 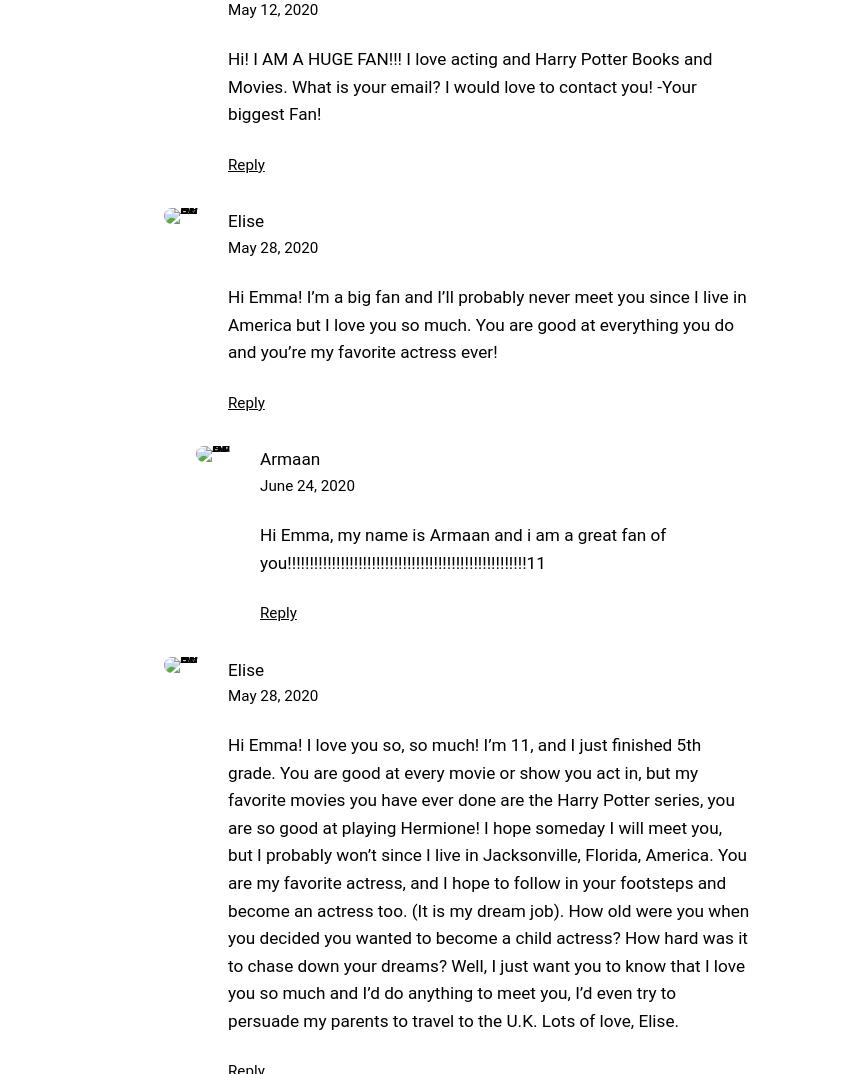 I want to click on 'Hi Emma, my name is Armaan and i am a great fan of you!!!!!!!!!!!!!!!!!!!!!!!!!!!!!!!!!!!!!!!!!!!!!!!!!!!!!!11', so click(x=461, y=547).